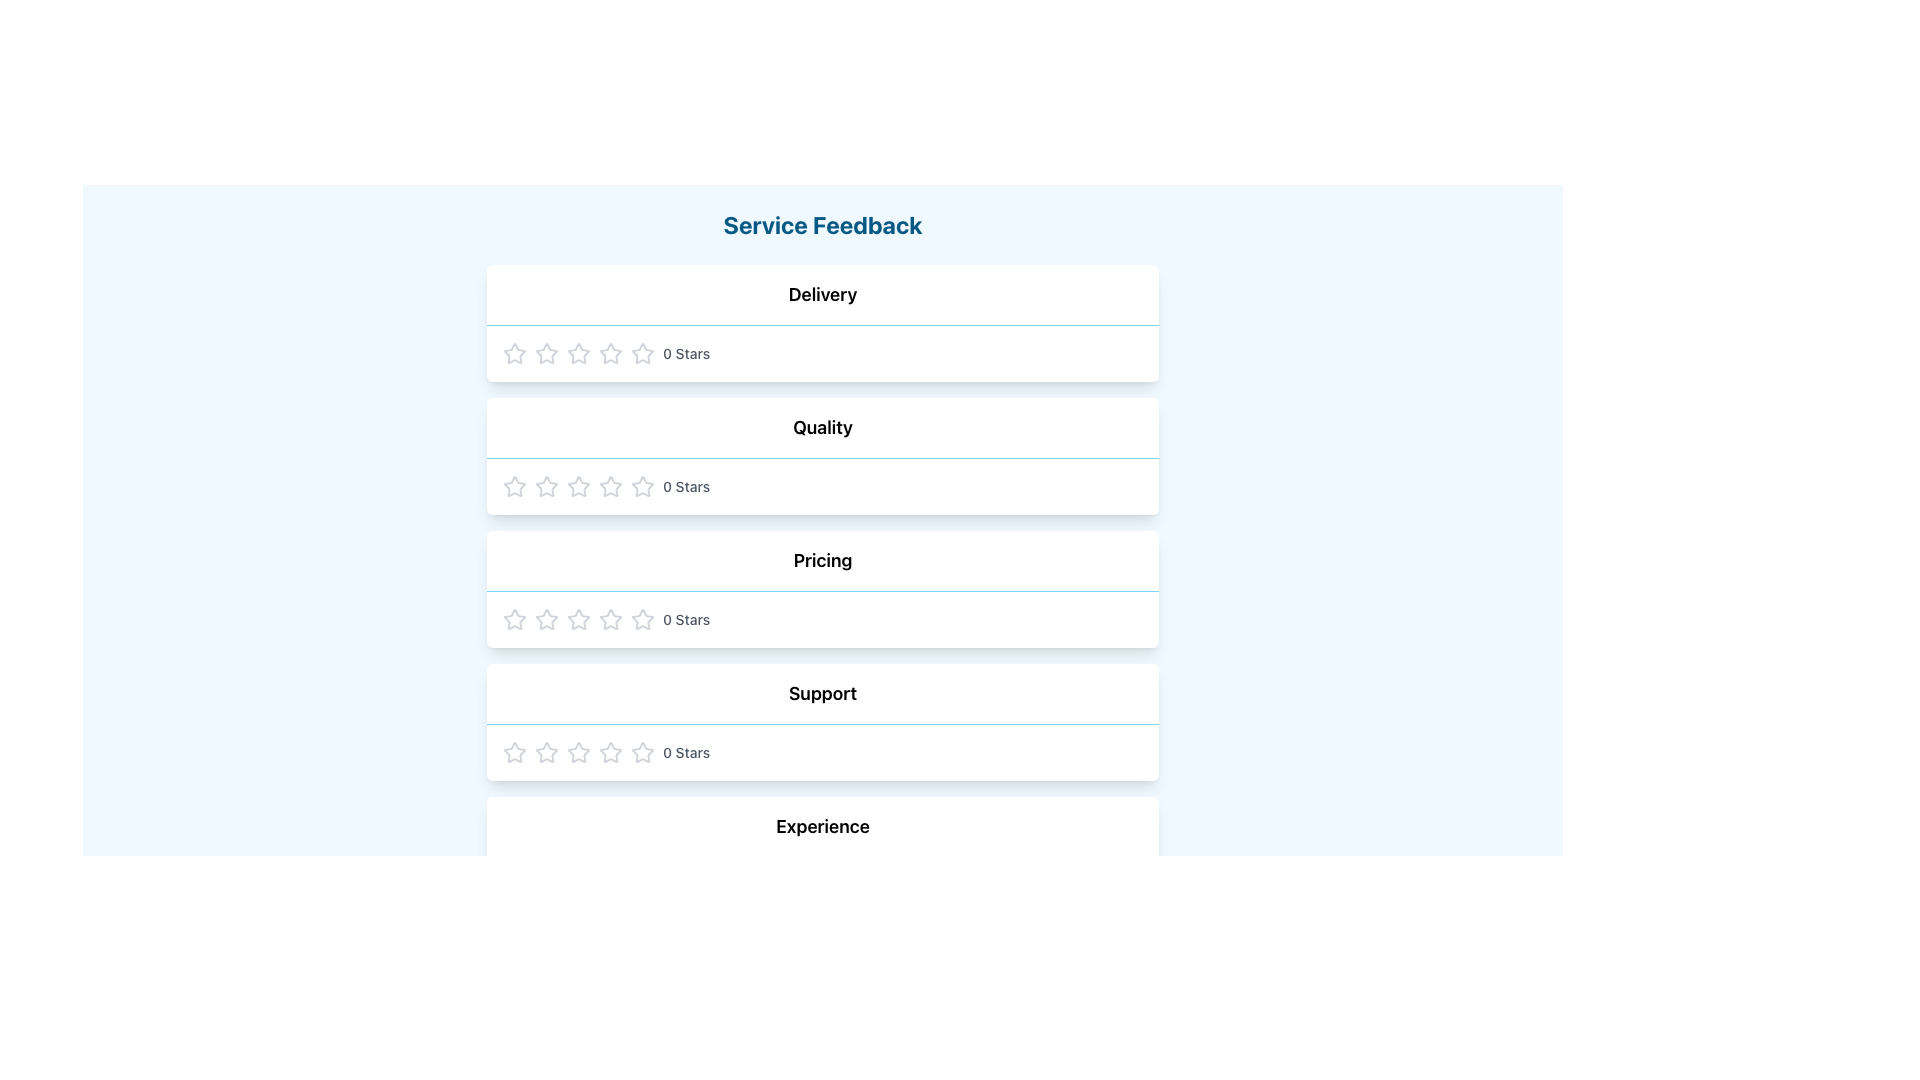  What do you see at coordinates (609, 618) in the screenshot?
I see `to select the third star icon in the rating sequence under the 'Pricing' category` at bounding box center [609, 618].